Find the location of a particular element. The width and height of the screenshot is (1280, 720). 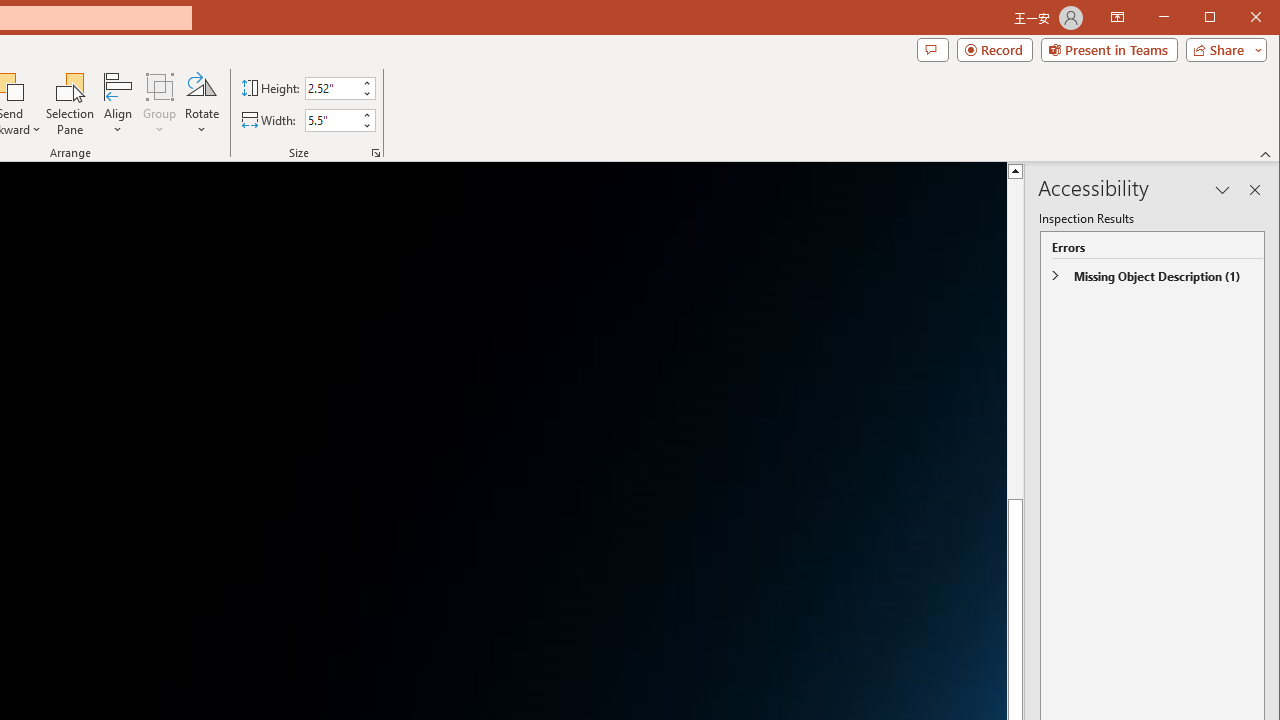

'Size and Position...' is located at coordinates (376, 152).